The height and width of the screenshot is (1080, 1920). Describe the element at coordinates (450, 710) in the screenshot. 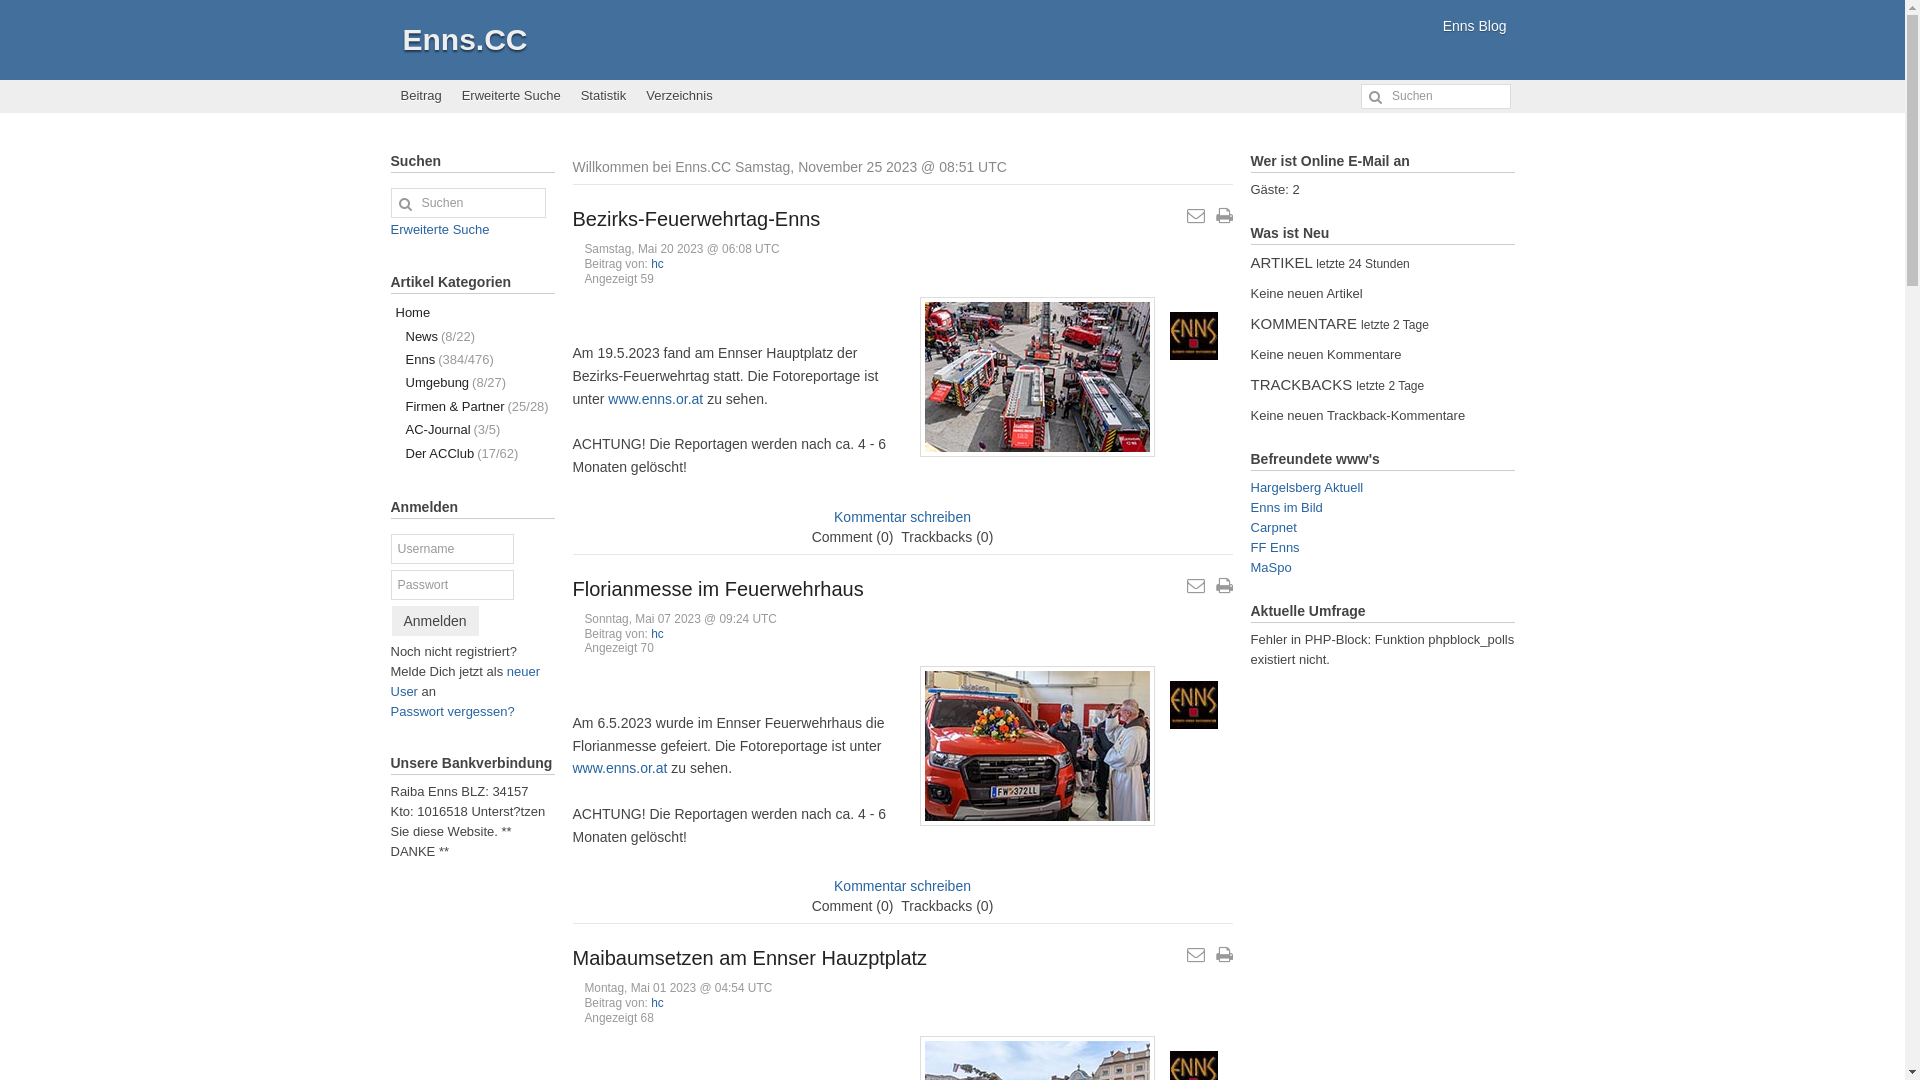

I see `'Passwort vergessen?'` at that location.